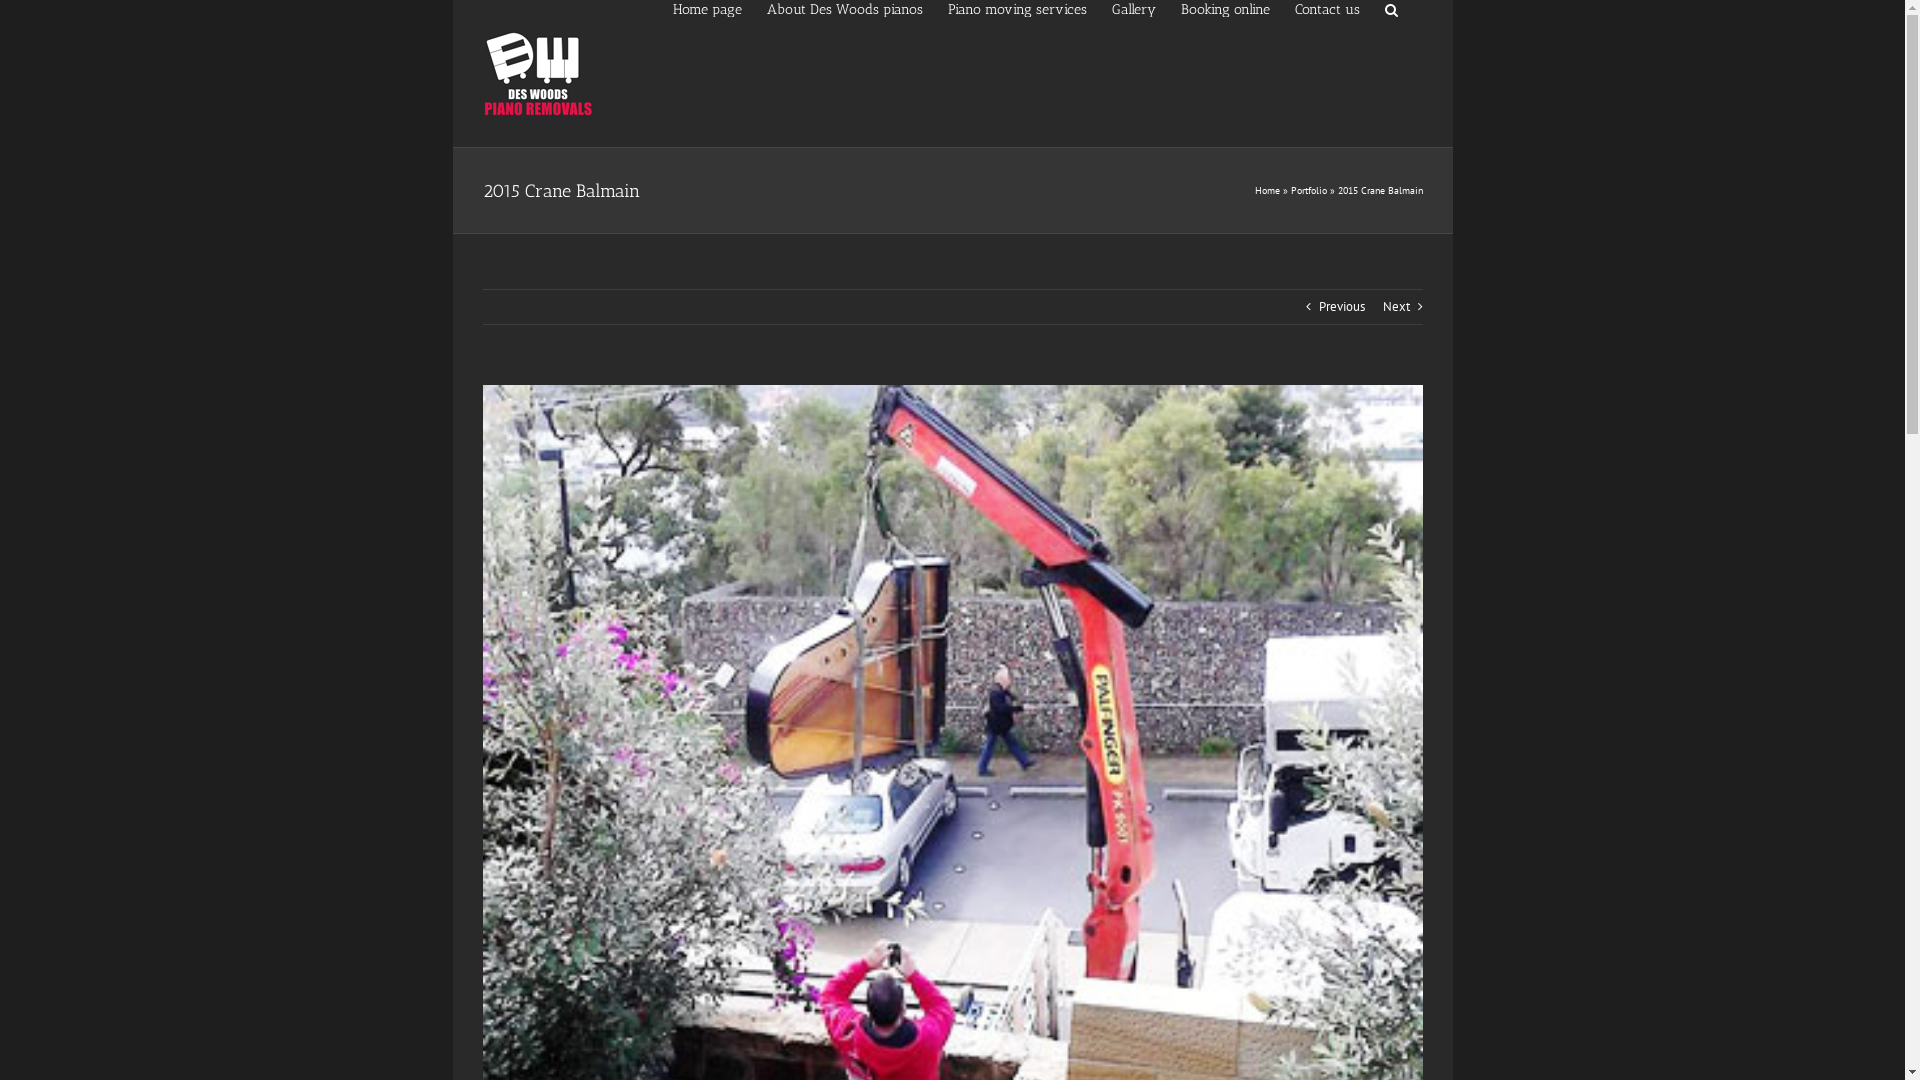 This screenshot has height=1080, width=1920. I want to click on 'Previous', so click(1340, 307).